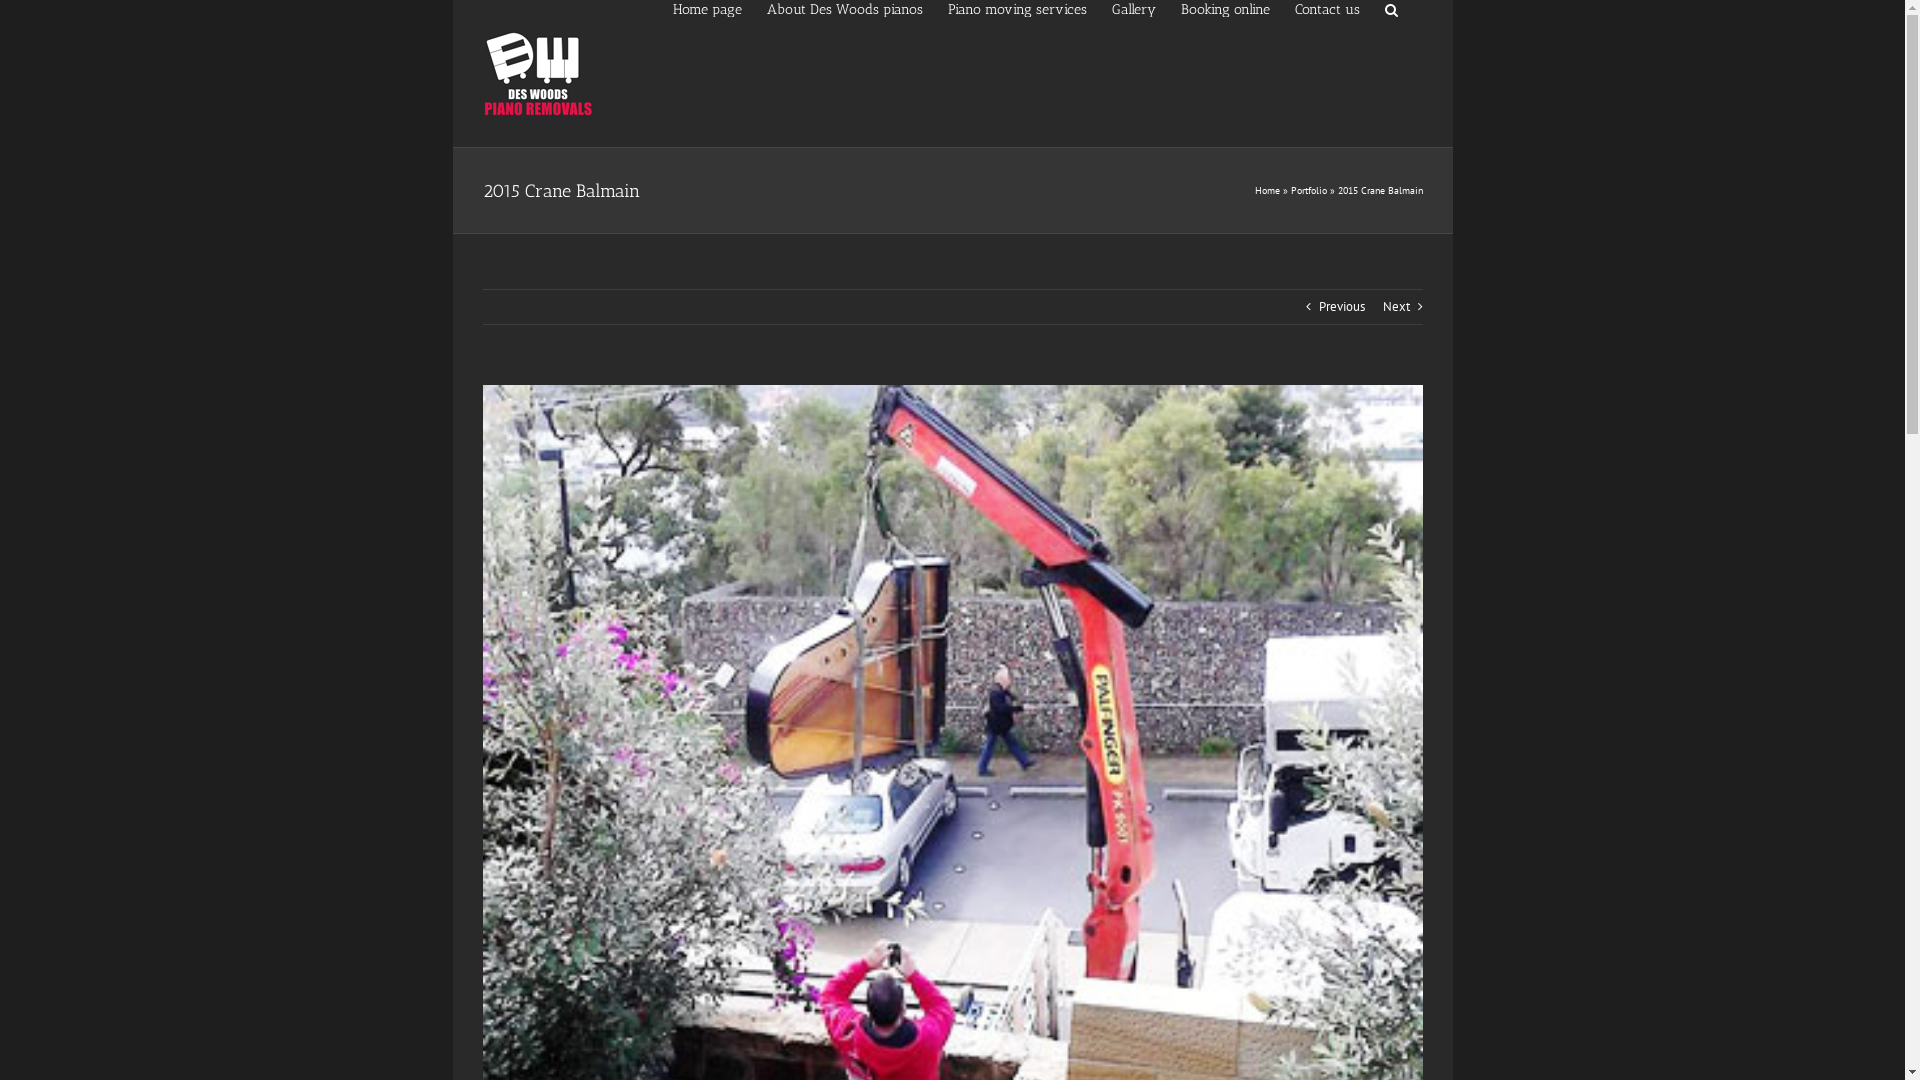 This screenshot has height=1080, width=1920. I want to click on 'Previous', so click(1340, 307).